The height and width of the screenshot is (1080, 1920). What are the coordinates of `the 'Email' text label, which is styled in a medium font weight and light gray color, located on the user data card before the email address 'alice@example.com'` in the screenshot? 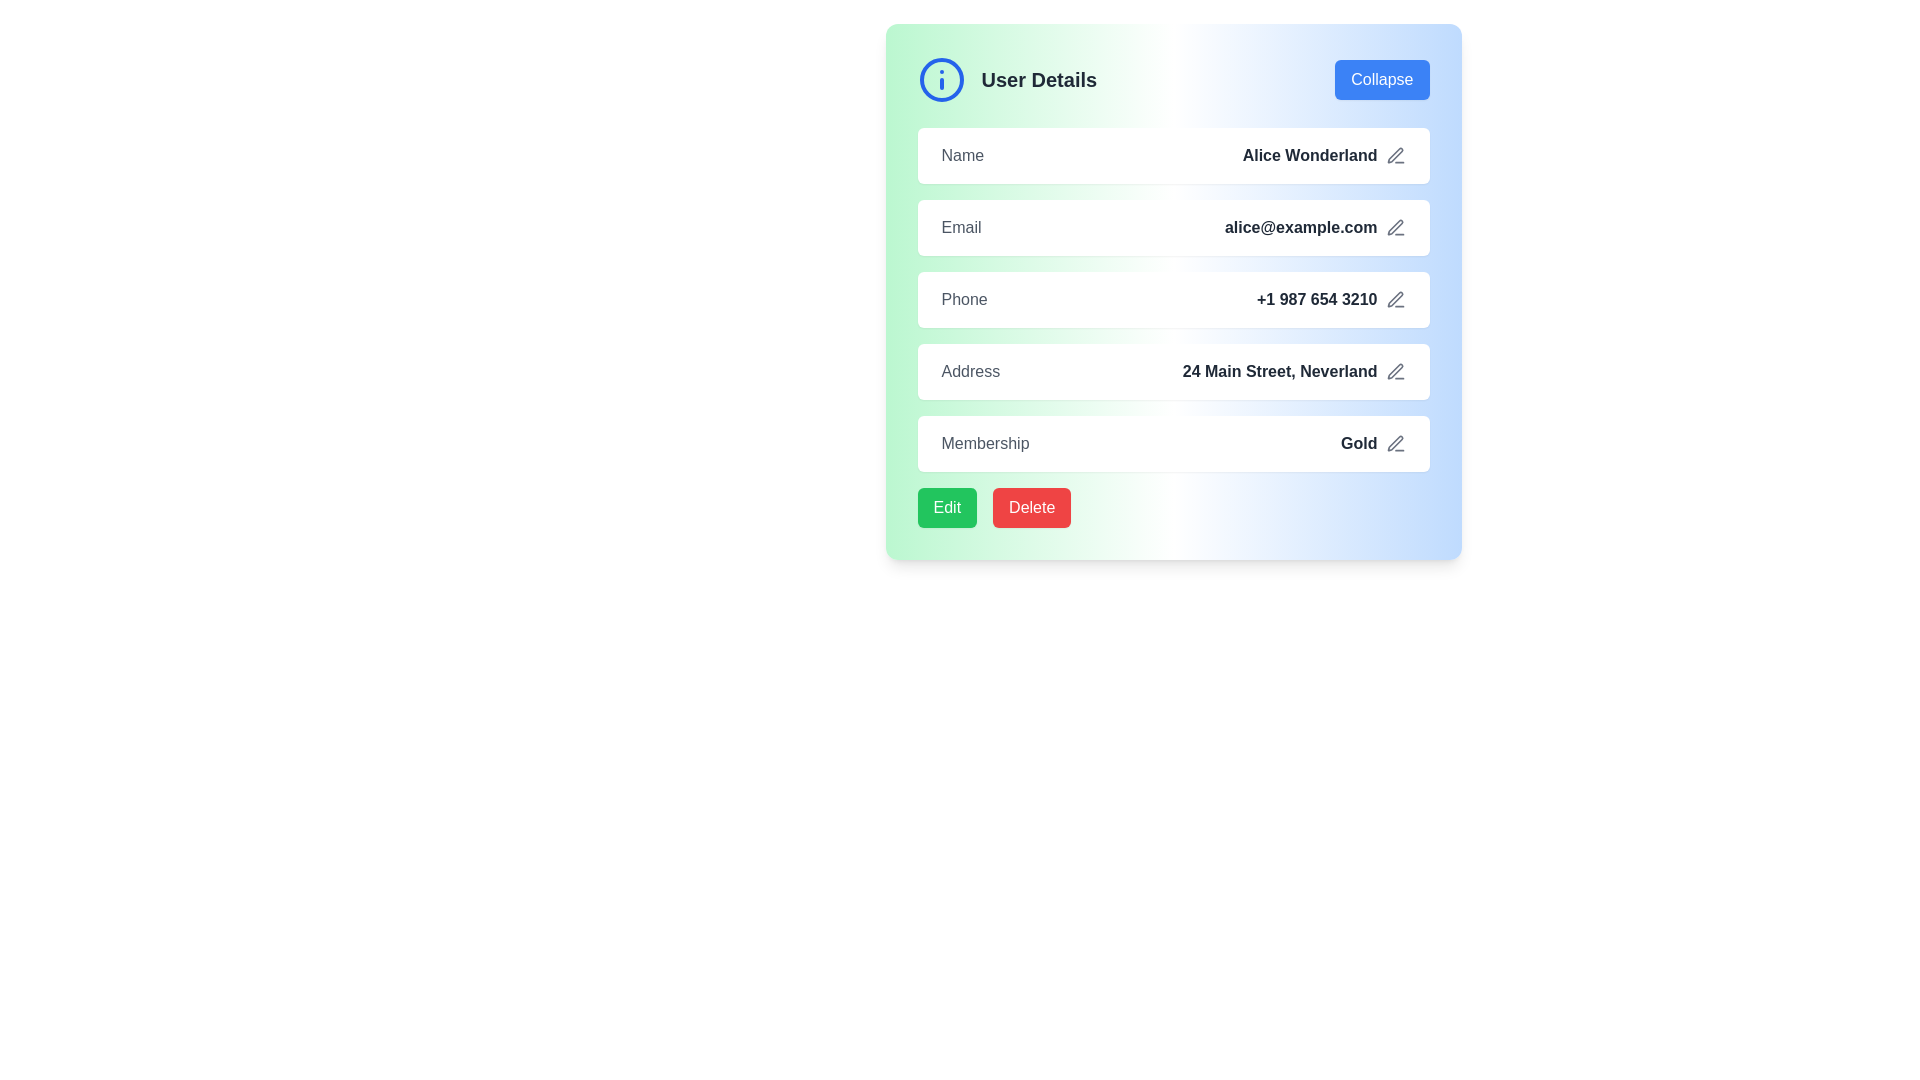 It's located at (961, 226).